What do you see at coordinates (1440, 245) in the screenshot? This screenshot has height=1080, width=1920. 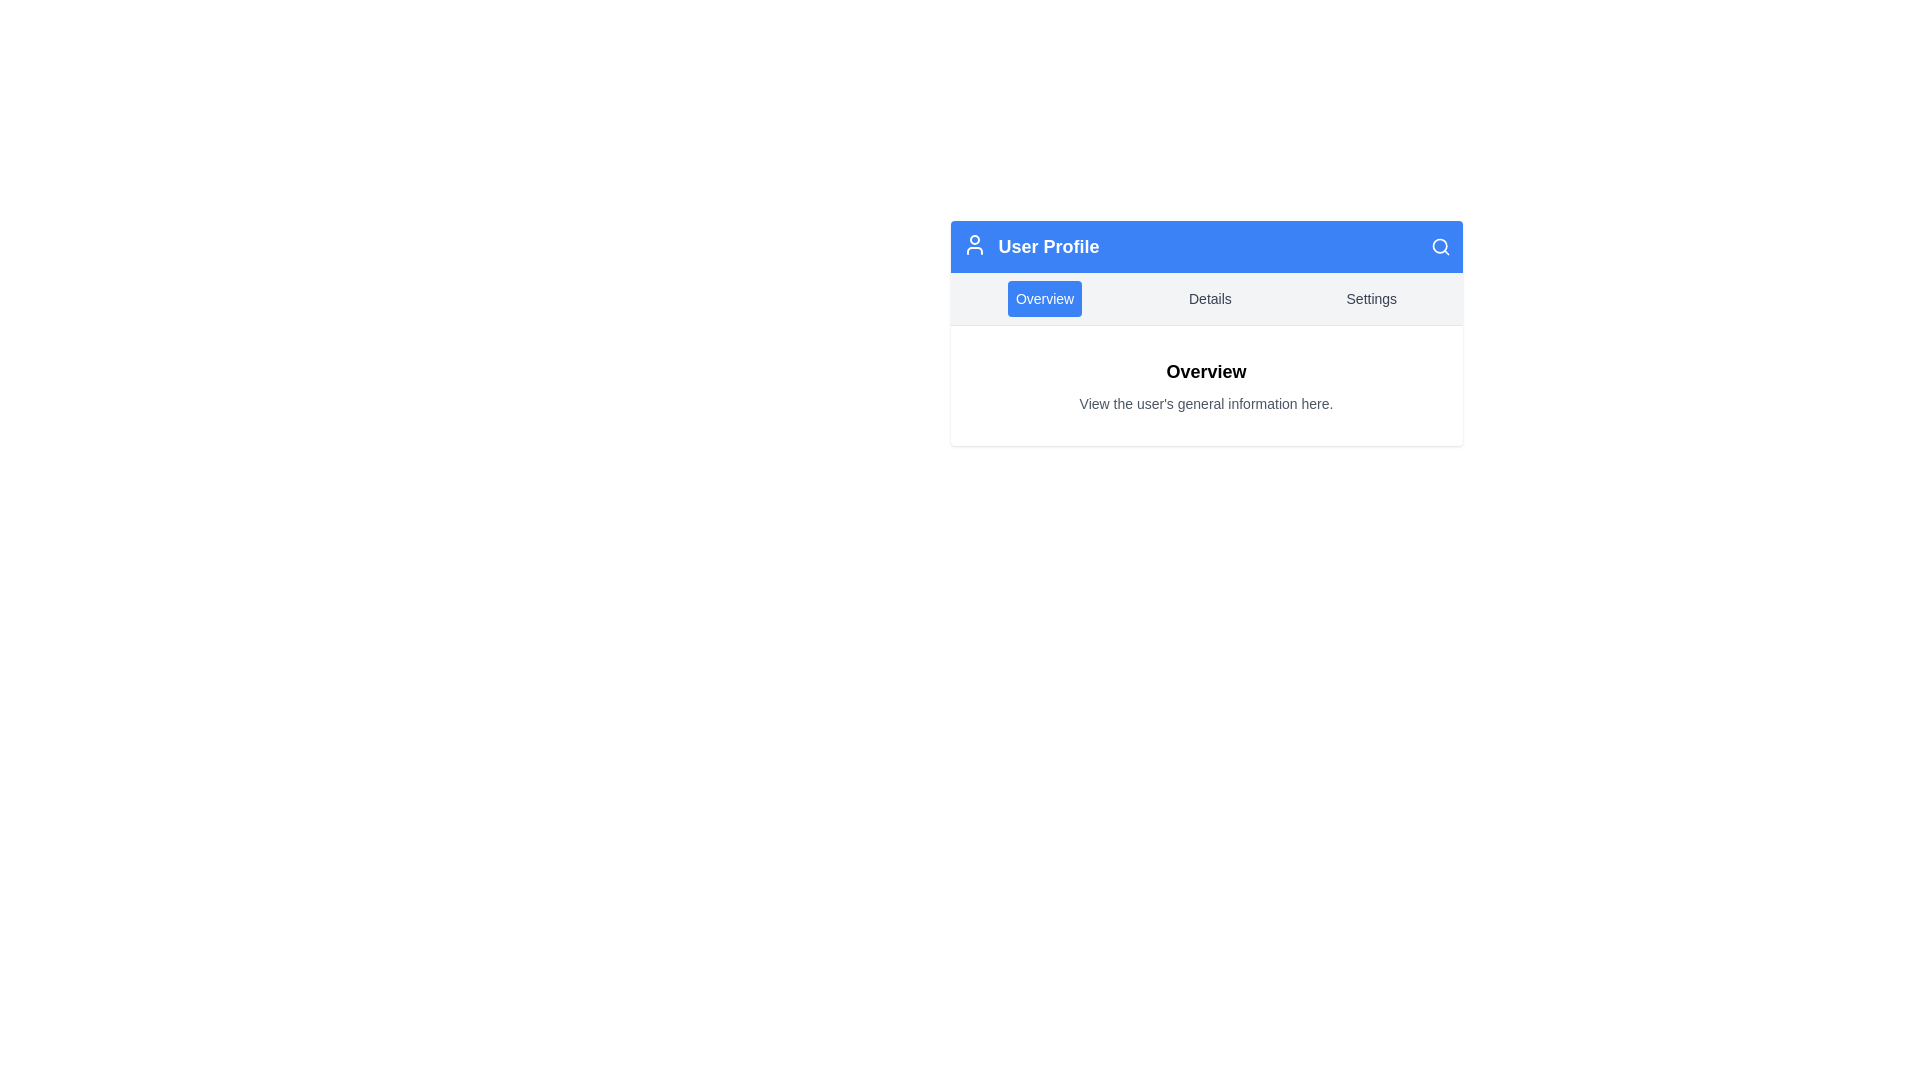 I see `the magnifying glass icon representing search functionality located in the top-right corner of the 'User Profile' header section` at bounding box center [1440, 245].